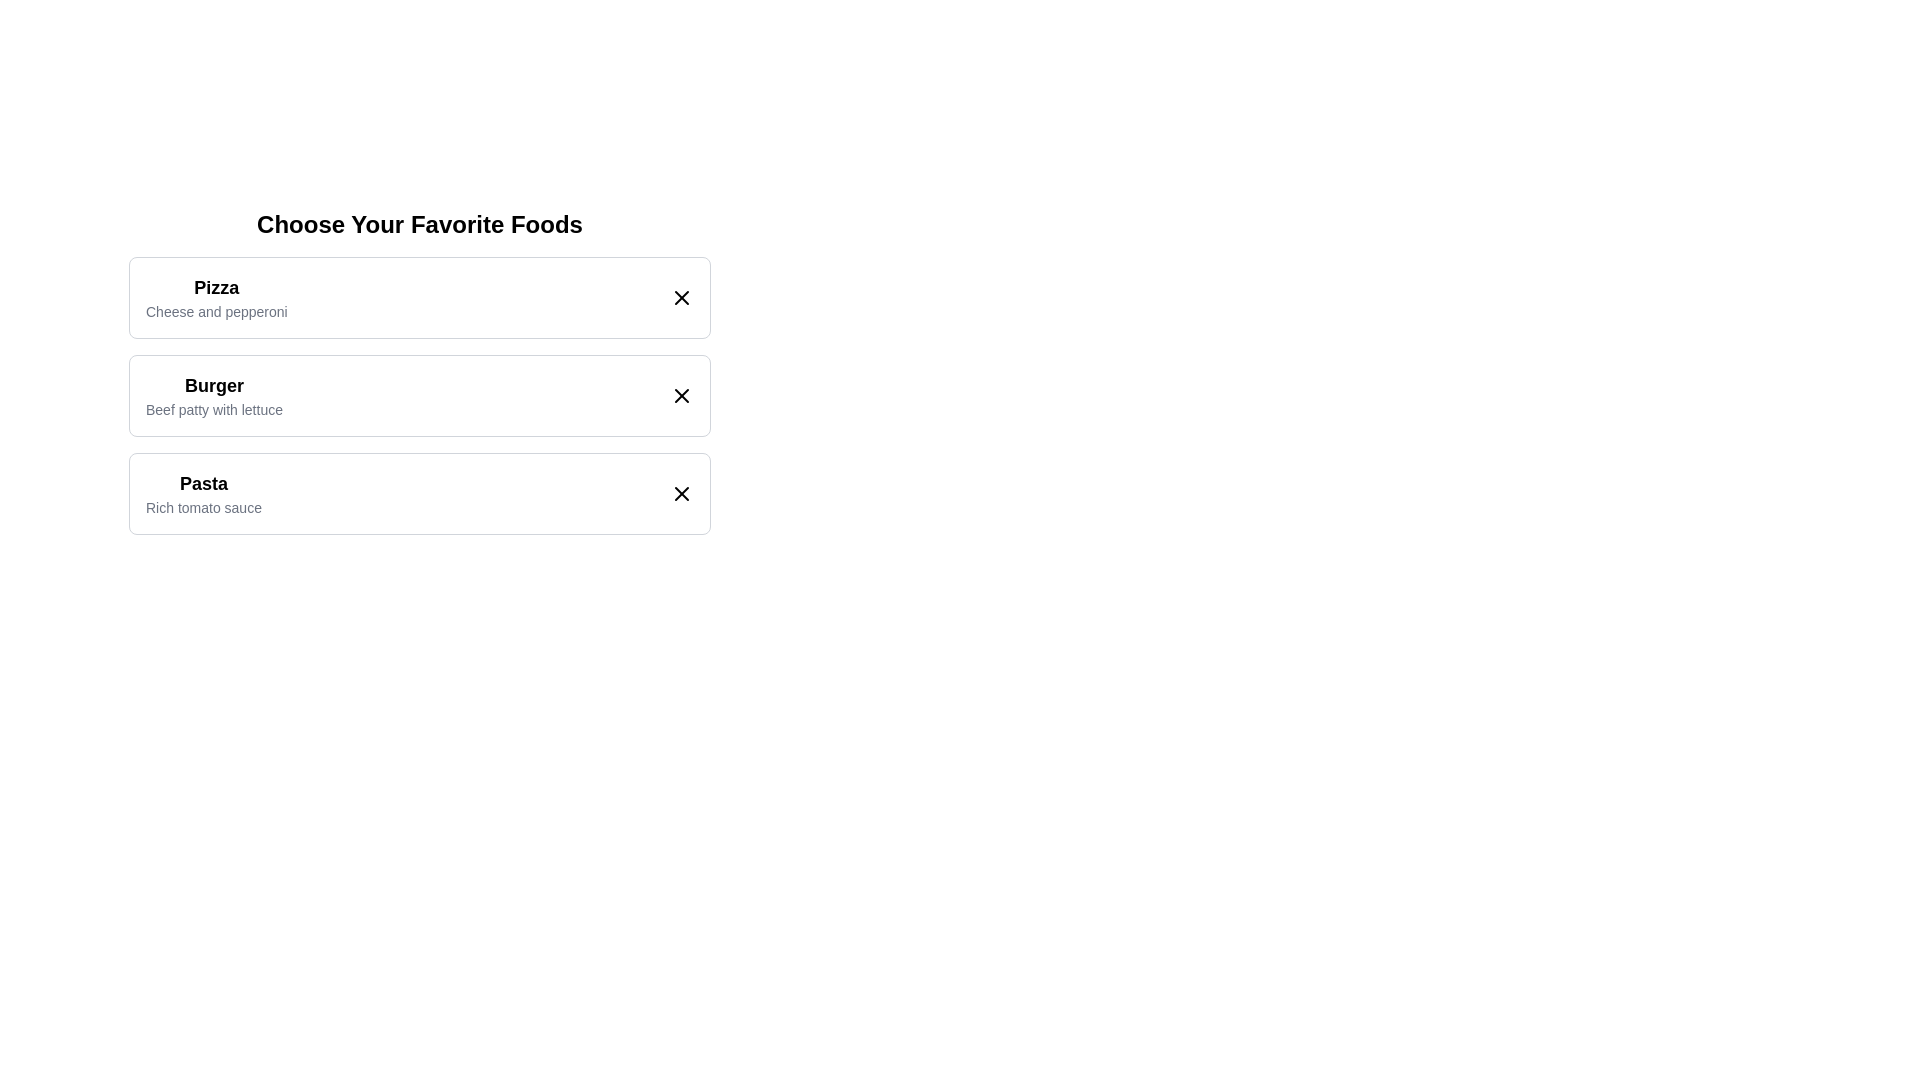  Describe the element at coordinates (681, 297) in the screenshot. I see `the dismiss button located at the top-right corner of the panel labeled 'Pizza' with the description 'Cheese and pepperoni'` at that location.